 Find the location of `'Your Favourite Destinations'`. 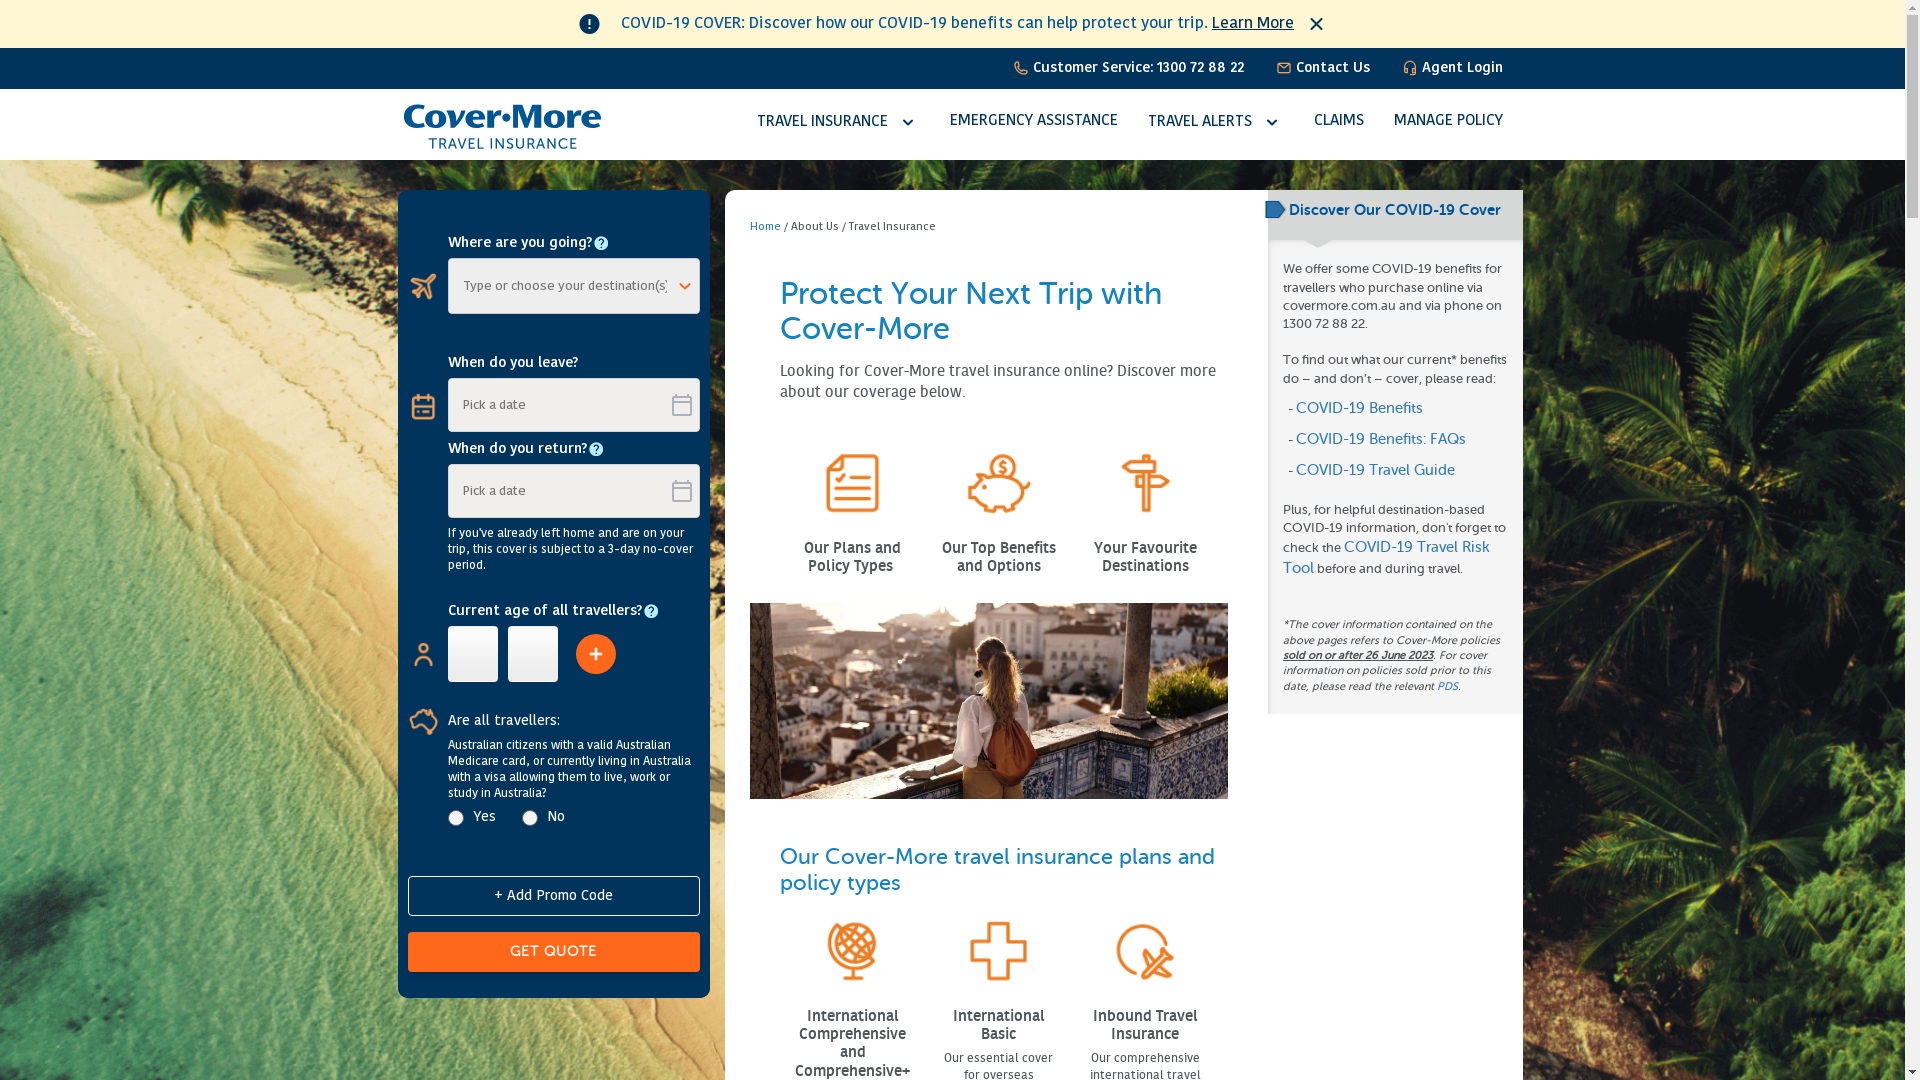

'Your Favourite Destinations' is located at coordinates (1145, 556).